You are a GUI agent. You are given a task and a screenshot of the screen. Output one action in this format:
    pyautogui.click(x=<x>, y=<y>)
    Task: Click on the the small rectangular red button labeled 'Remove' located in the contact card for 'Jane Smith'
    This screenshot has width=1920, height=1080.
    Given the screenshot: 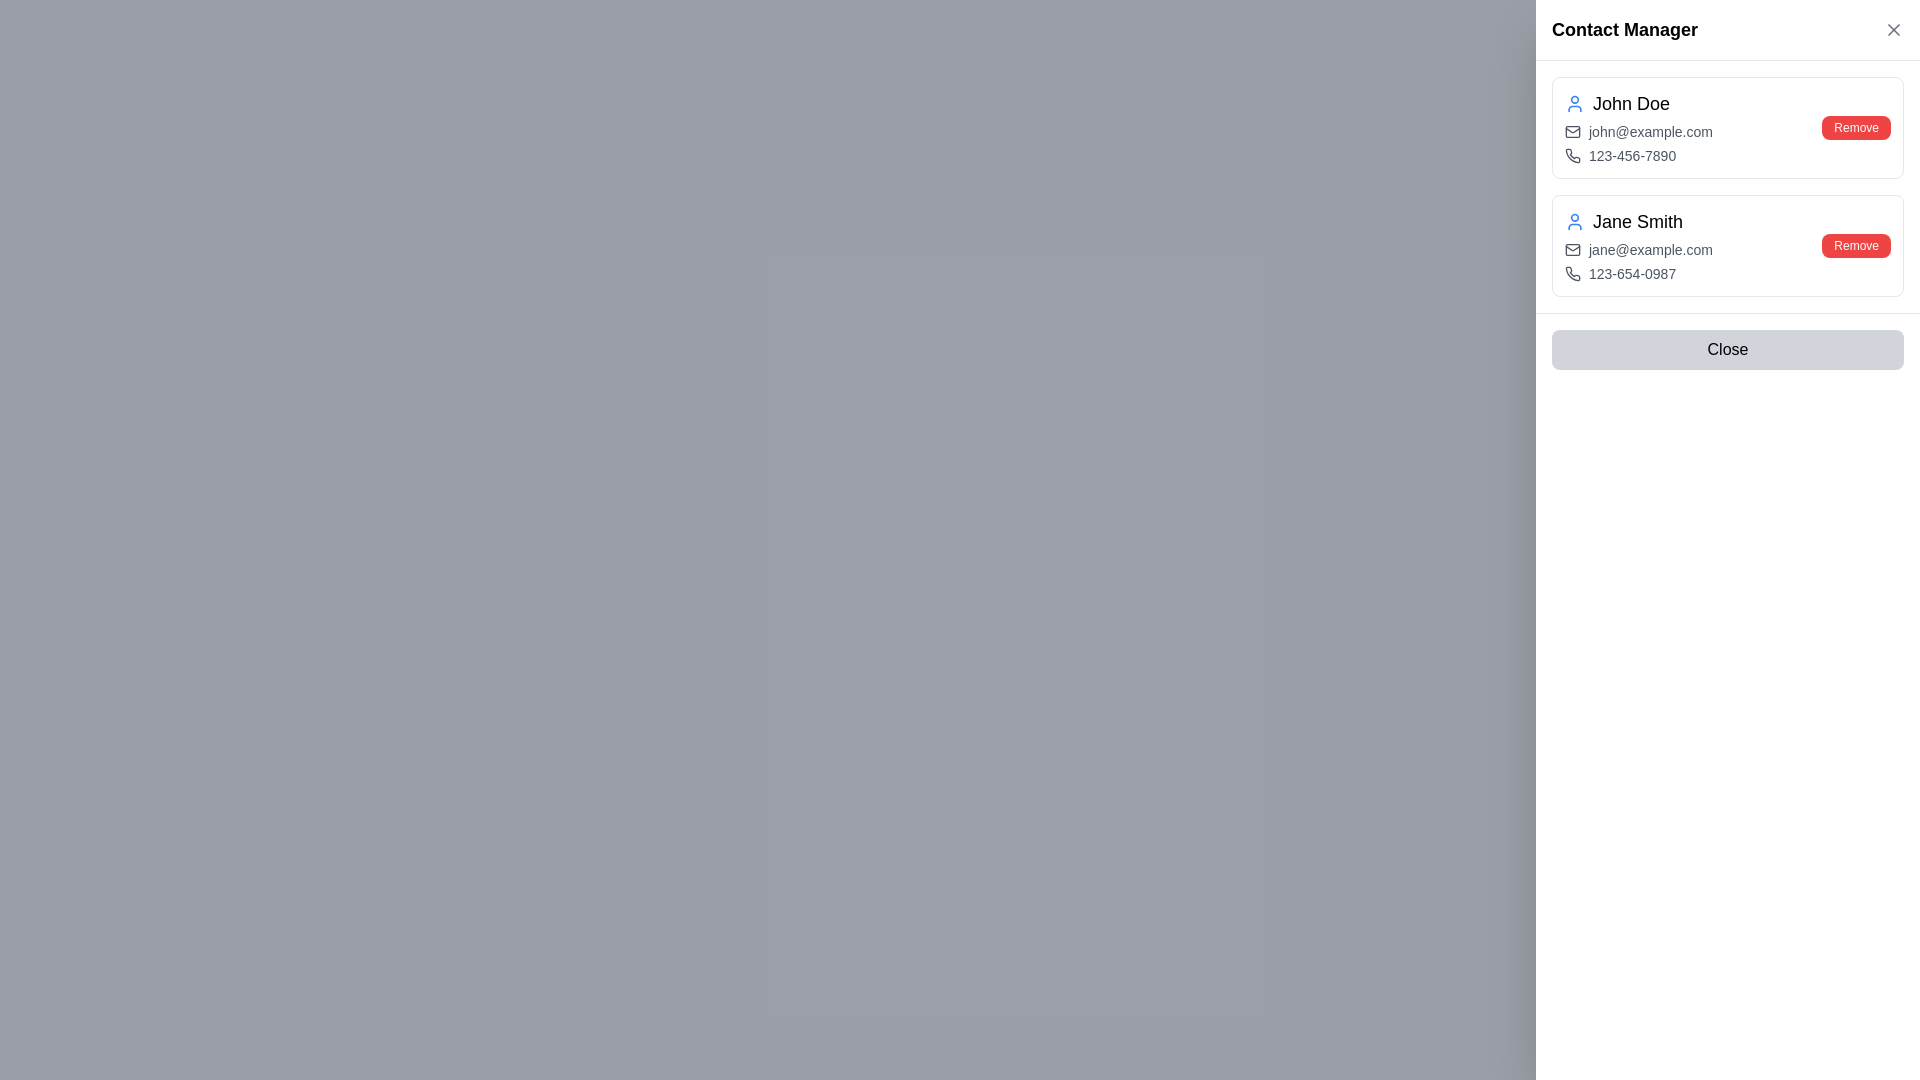 What is the action you would take?
    pyautogui.click(x=1855, y=245)
    